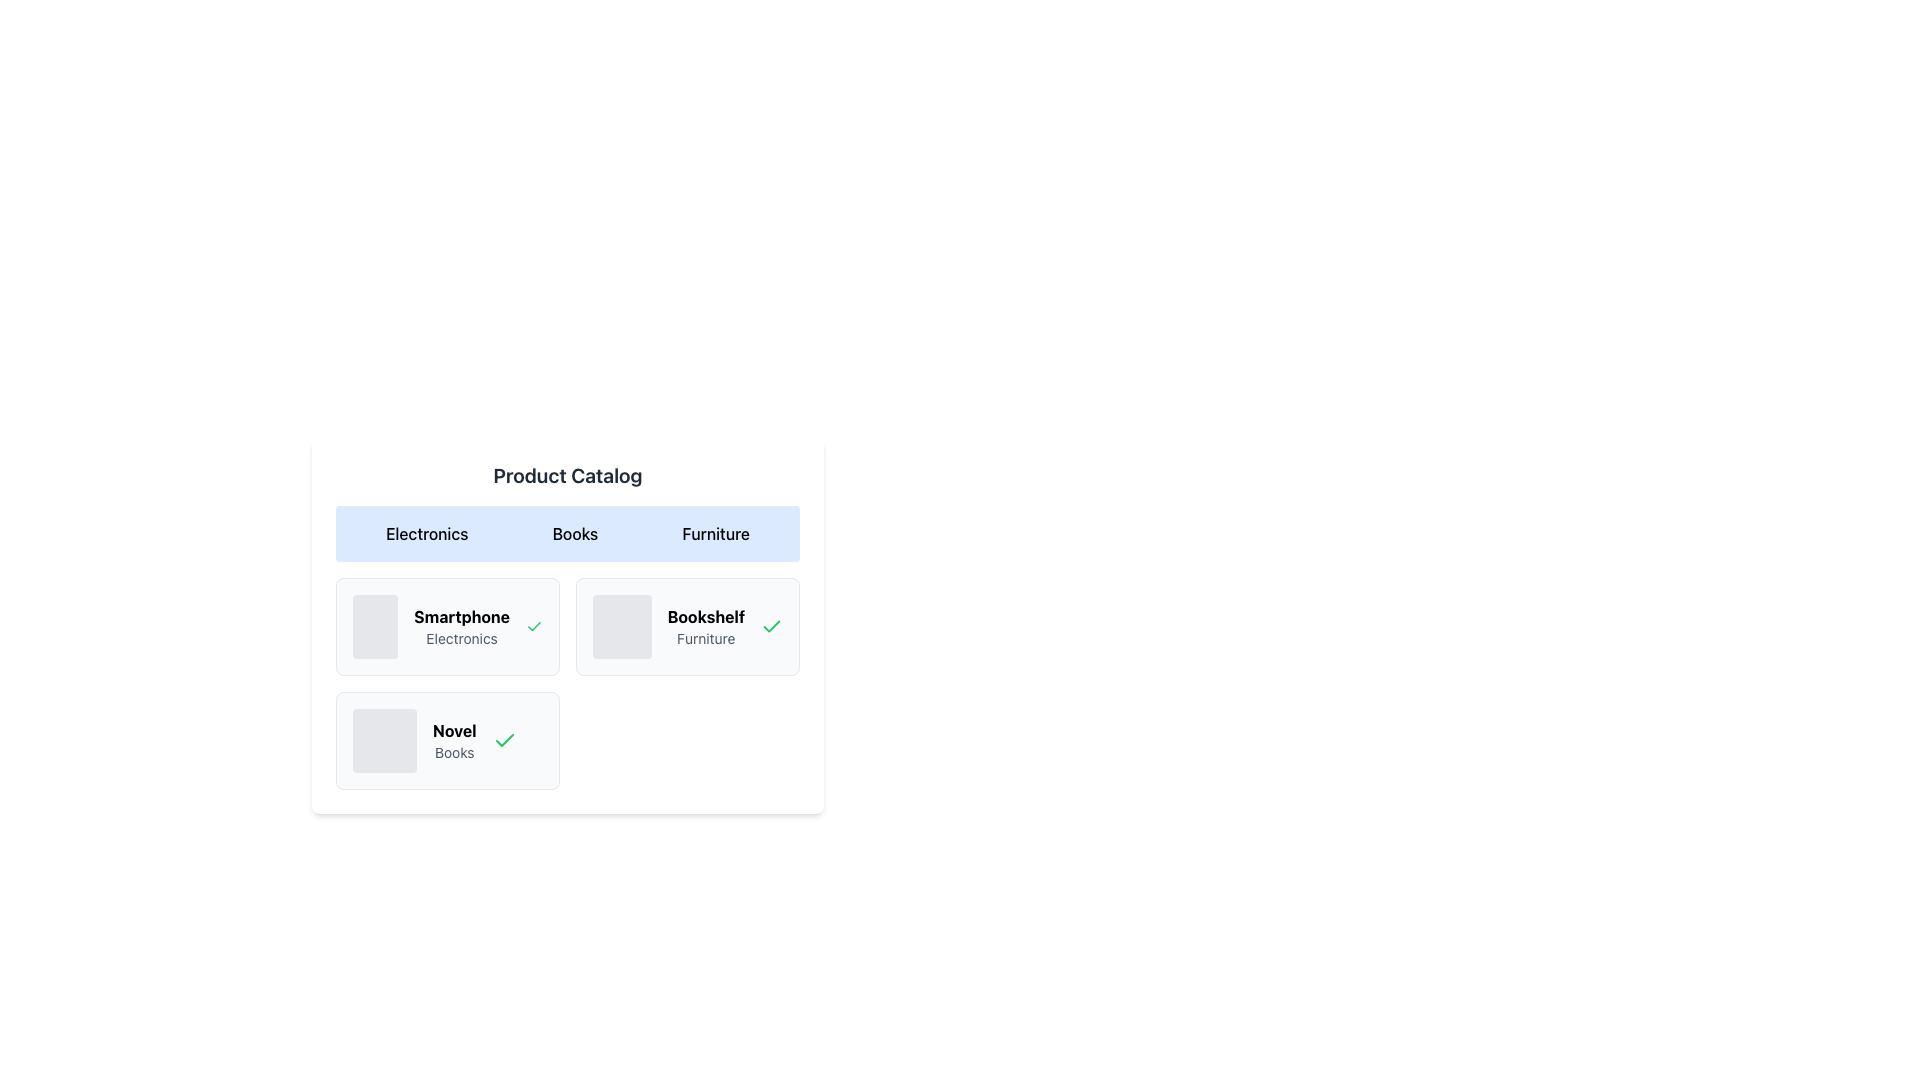 The image size is (1920, 1080). Describe the element at coordinates (771, 625) in the screenshot. I see `the Icon indicating that the 'Smartphone' item is marked as selected or approved in the 'Product Catalog' section, located to the right of the 'Smartphone' label` at that location.